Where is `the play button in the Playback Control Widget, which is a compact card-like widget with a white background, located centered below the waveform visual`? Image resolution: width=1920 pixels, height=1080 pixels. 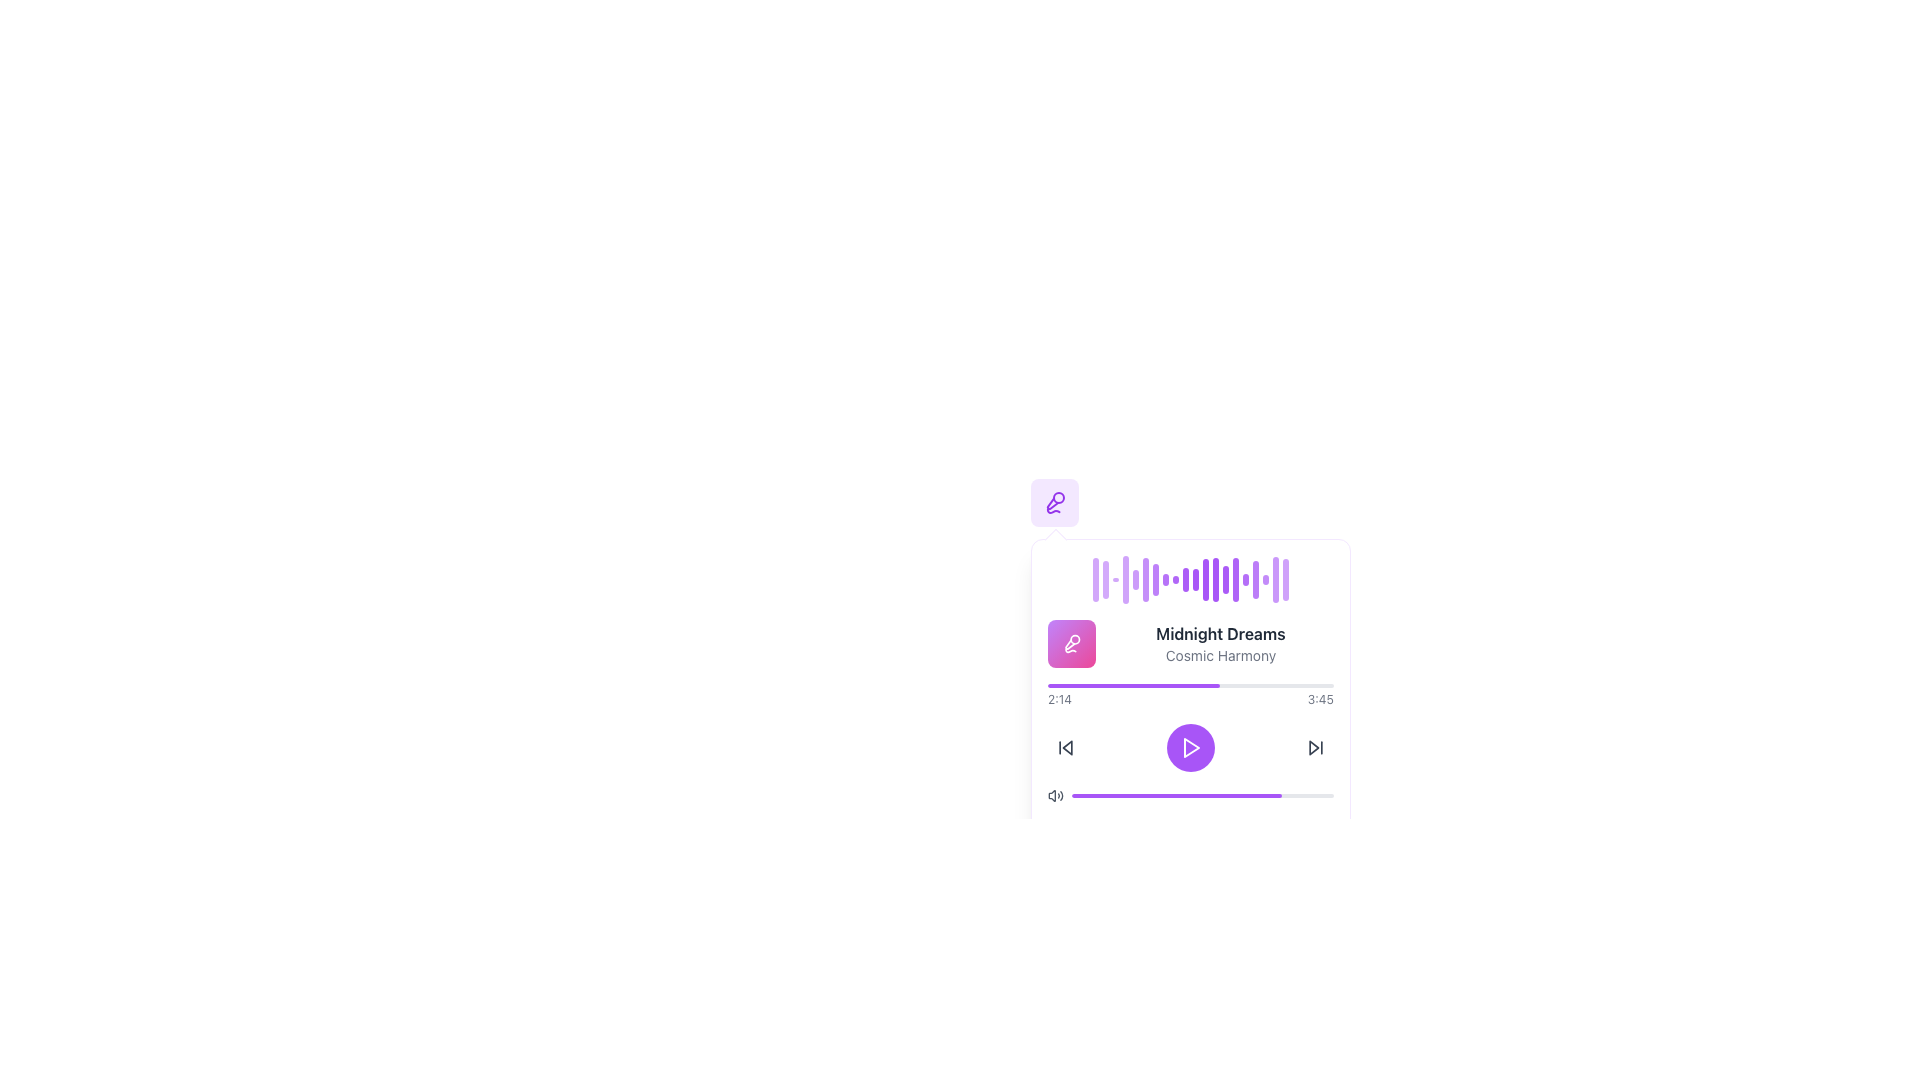 the play button in the Playback Control Widget, which is a compact card-like widget with a white background, located centered below the waveform visual is located at coordinates (1190, 711).